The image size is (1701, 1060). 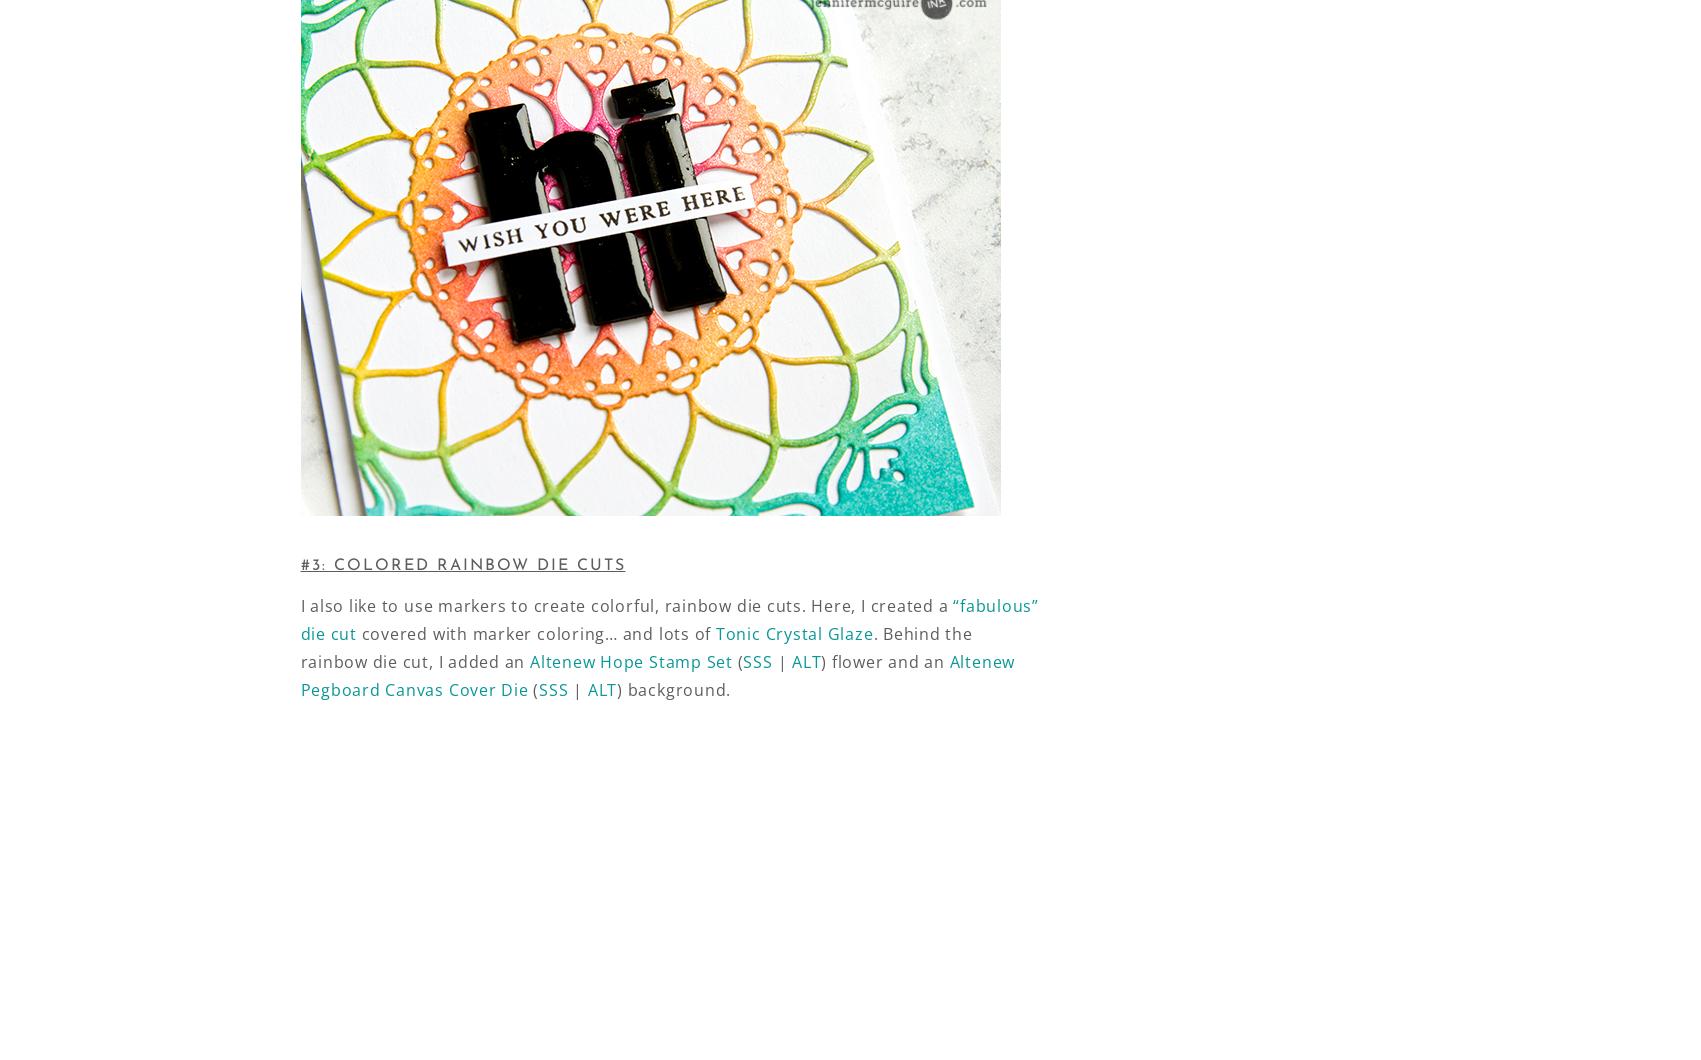 I want to click on ') background.', so click(x=672, y=688).